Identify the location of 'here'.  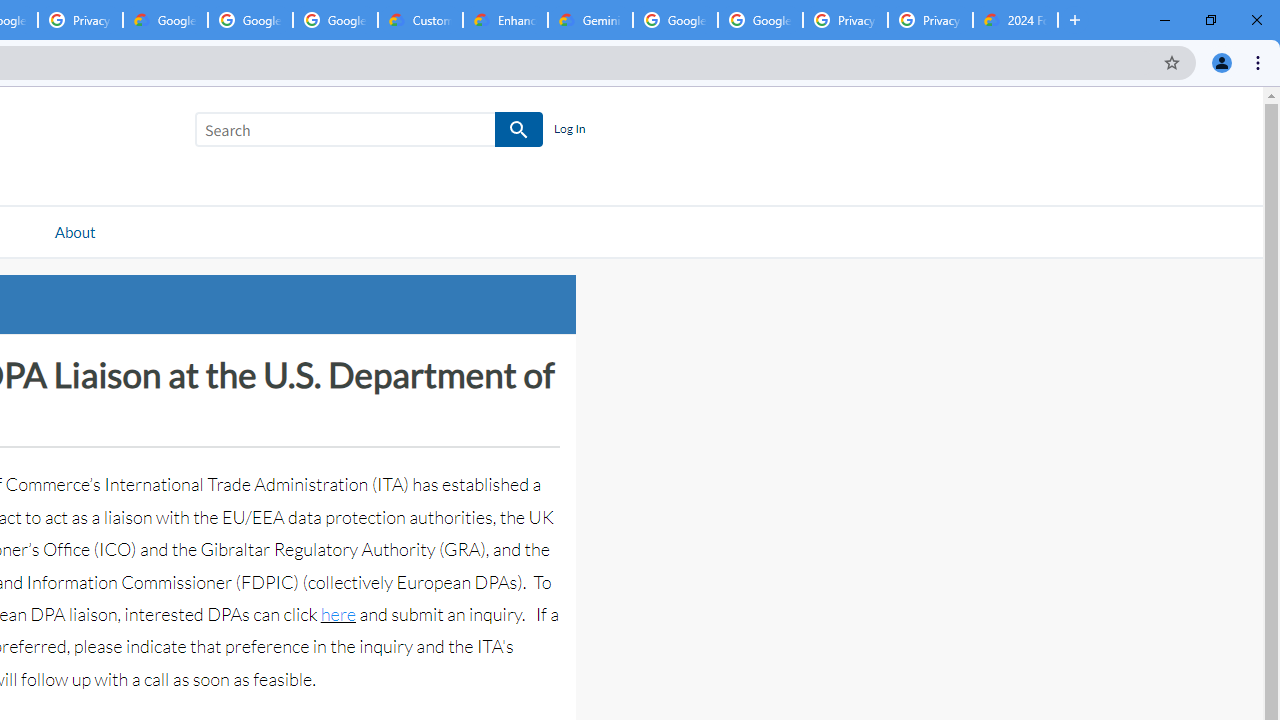
(337, 613).